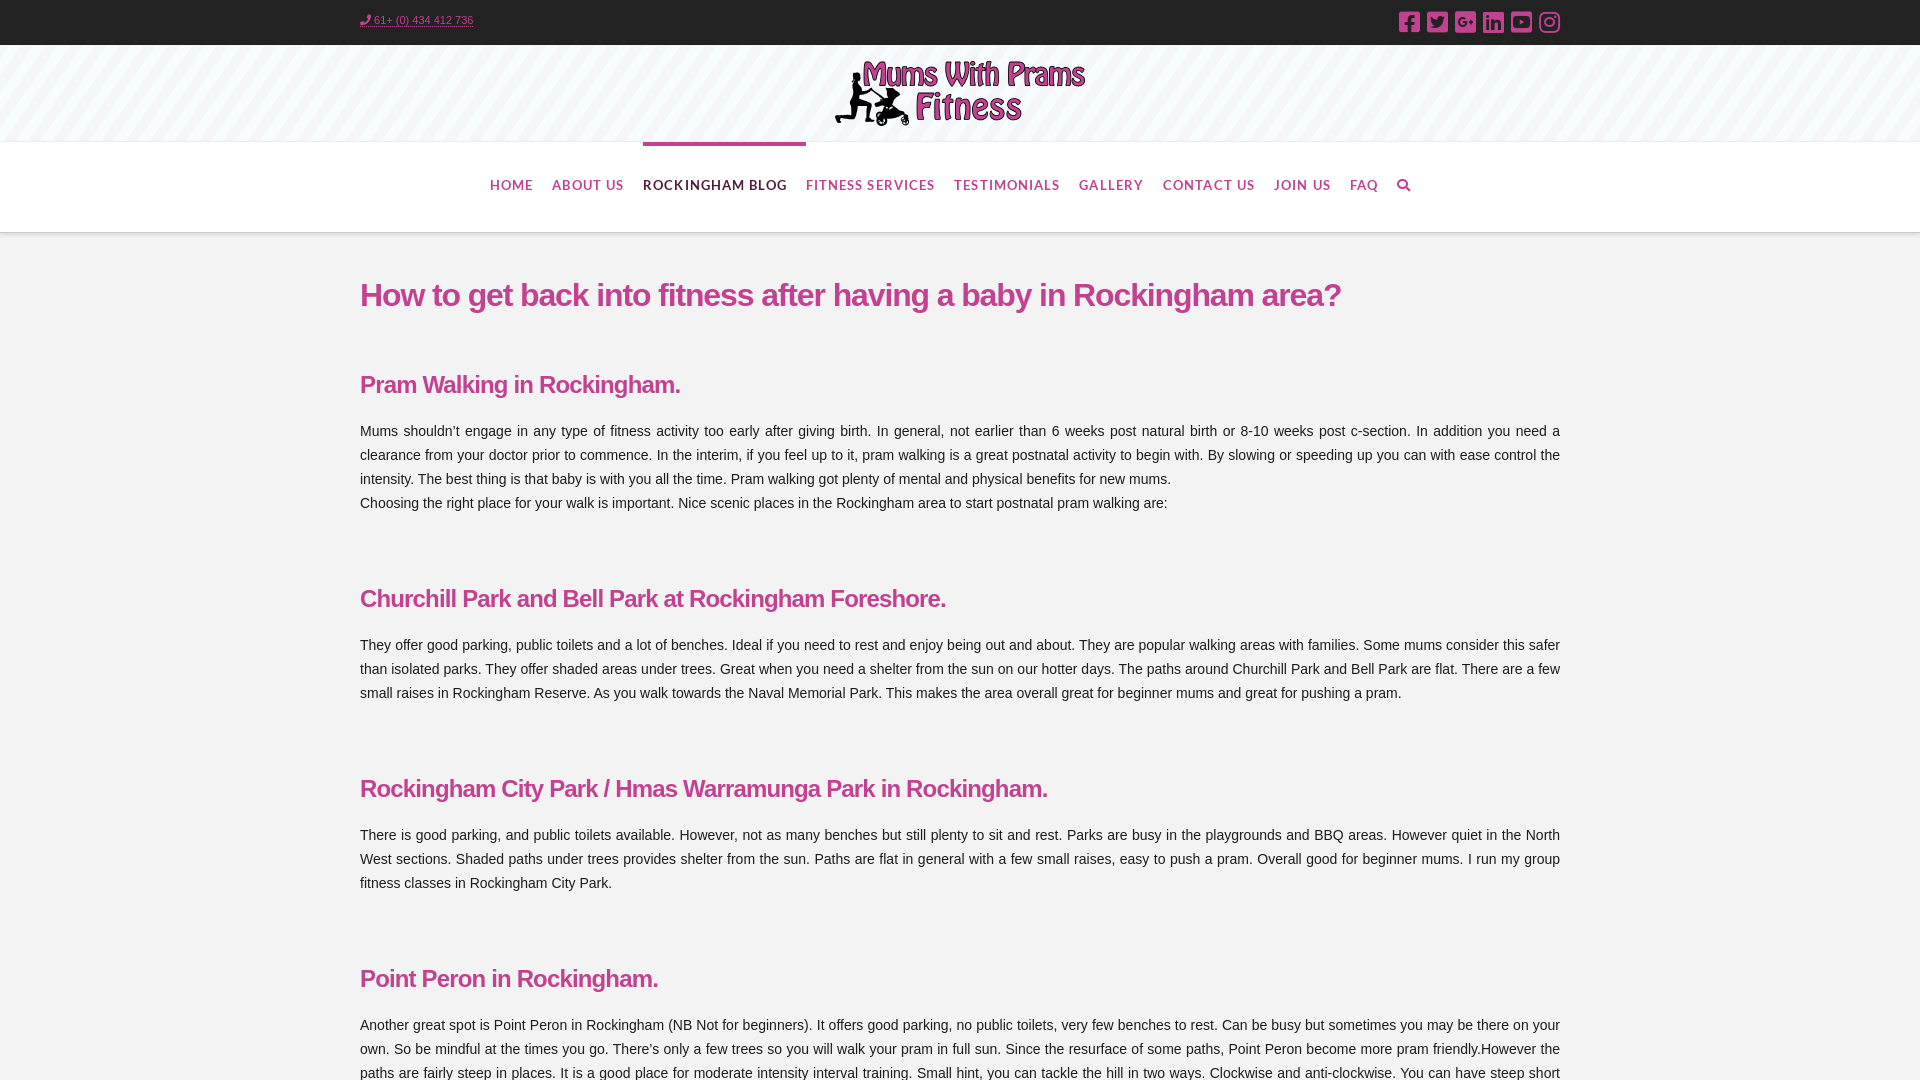  What do you see at coordinates (1016, 186) in the screenshot?
I see `'TESTIMONIALS'` at bounding box center [1016, 186].